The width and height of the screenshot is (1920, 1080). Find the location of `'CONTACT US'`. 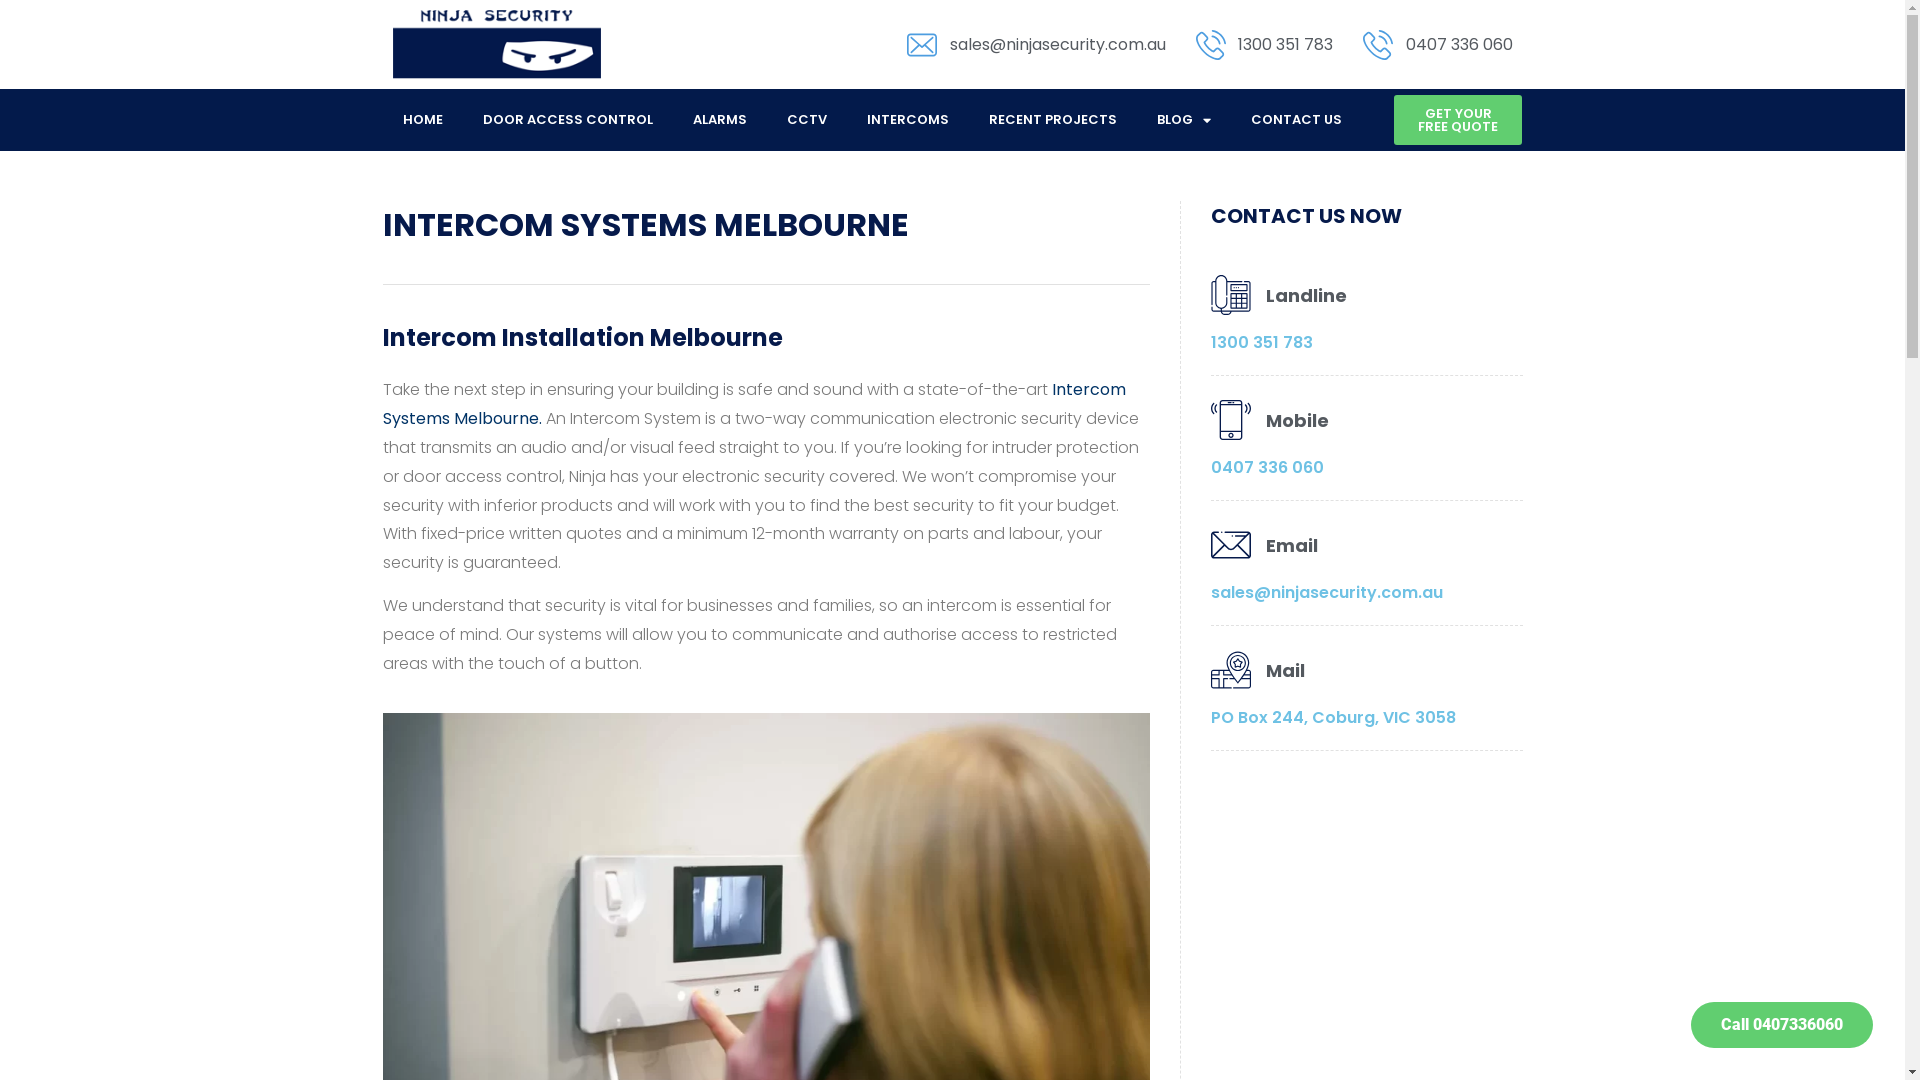

'CONTACT US' is located at coordinates (1295, 119).